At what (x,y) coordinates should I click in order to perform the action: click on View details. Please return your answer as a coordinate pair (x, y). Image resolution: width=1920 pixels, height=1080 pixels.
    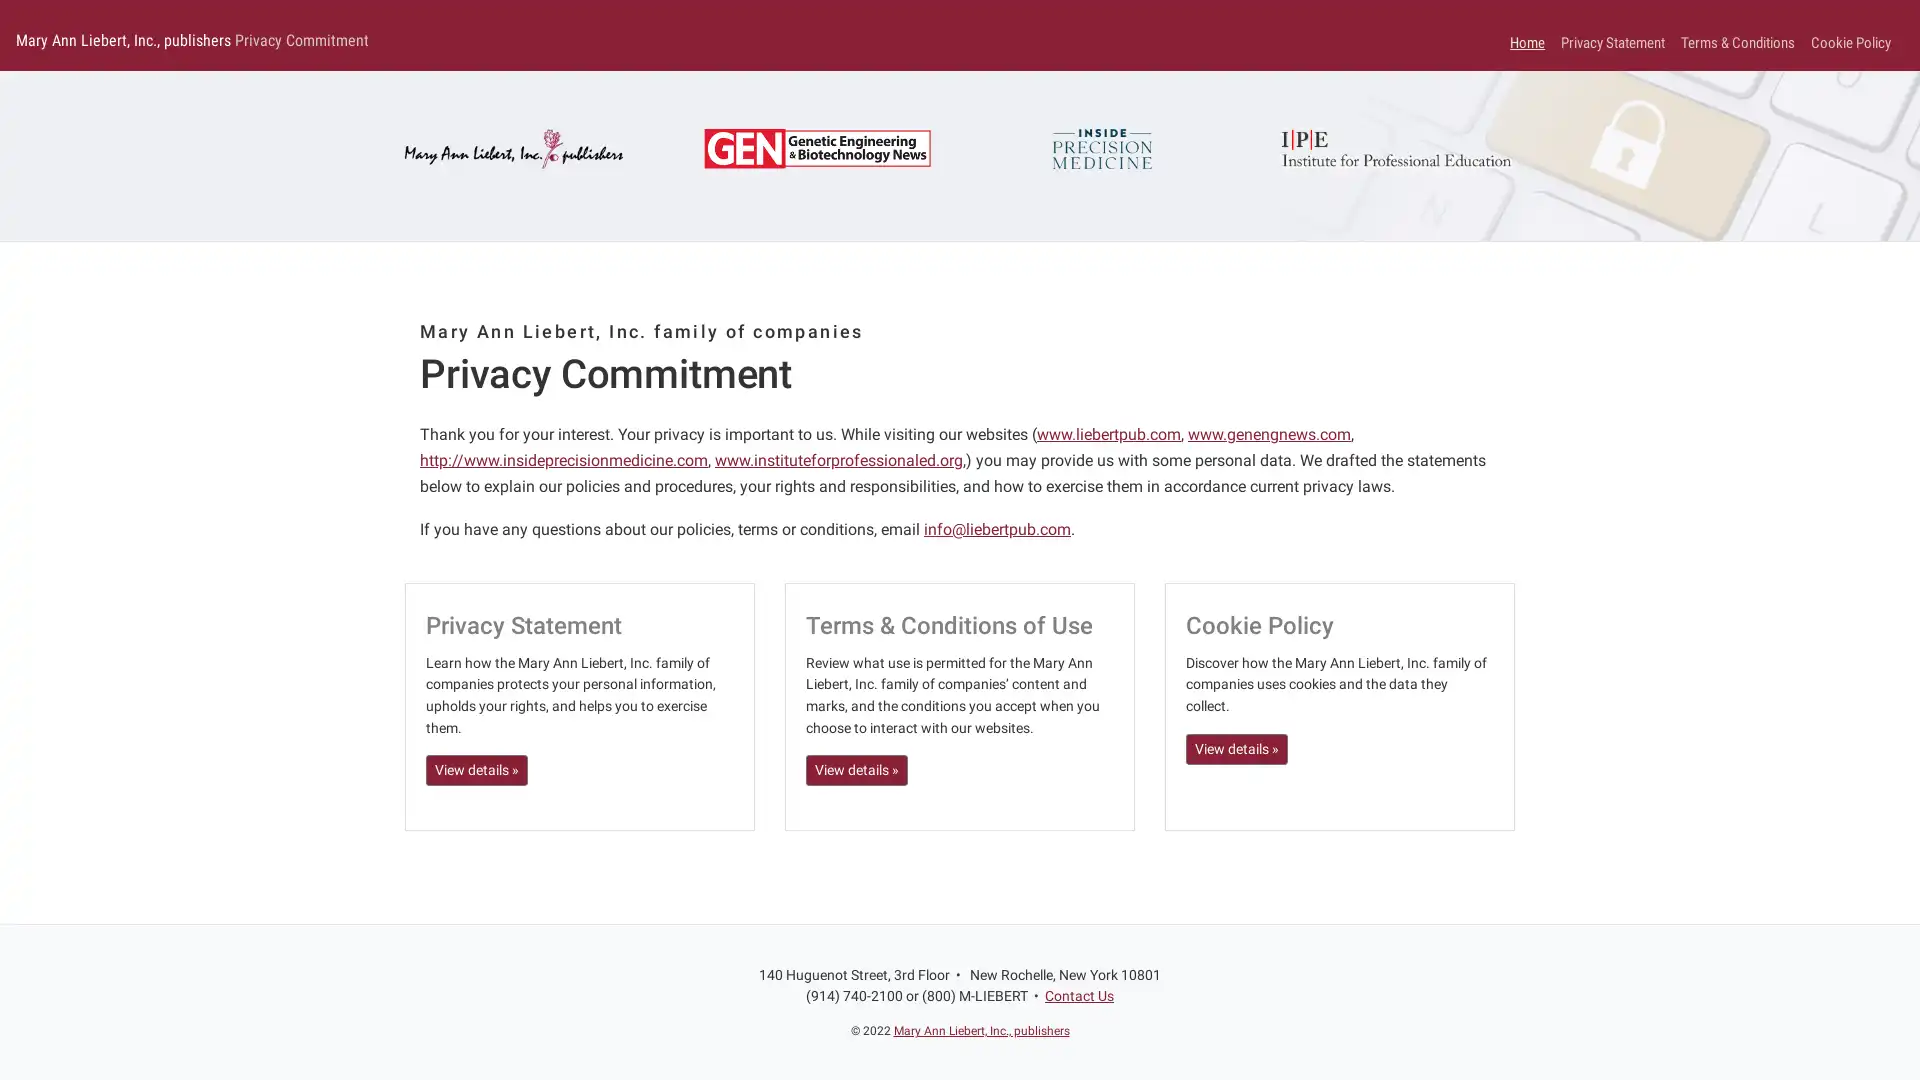
    Looking at the image, I should click on (1236, 748).